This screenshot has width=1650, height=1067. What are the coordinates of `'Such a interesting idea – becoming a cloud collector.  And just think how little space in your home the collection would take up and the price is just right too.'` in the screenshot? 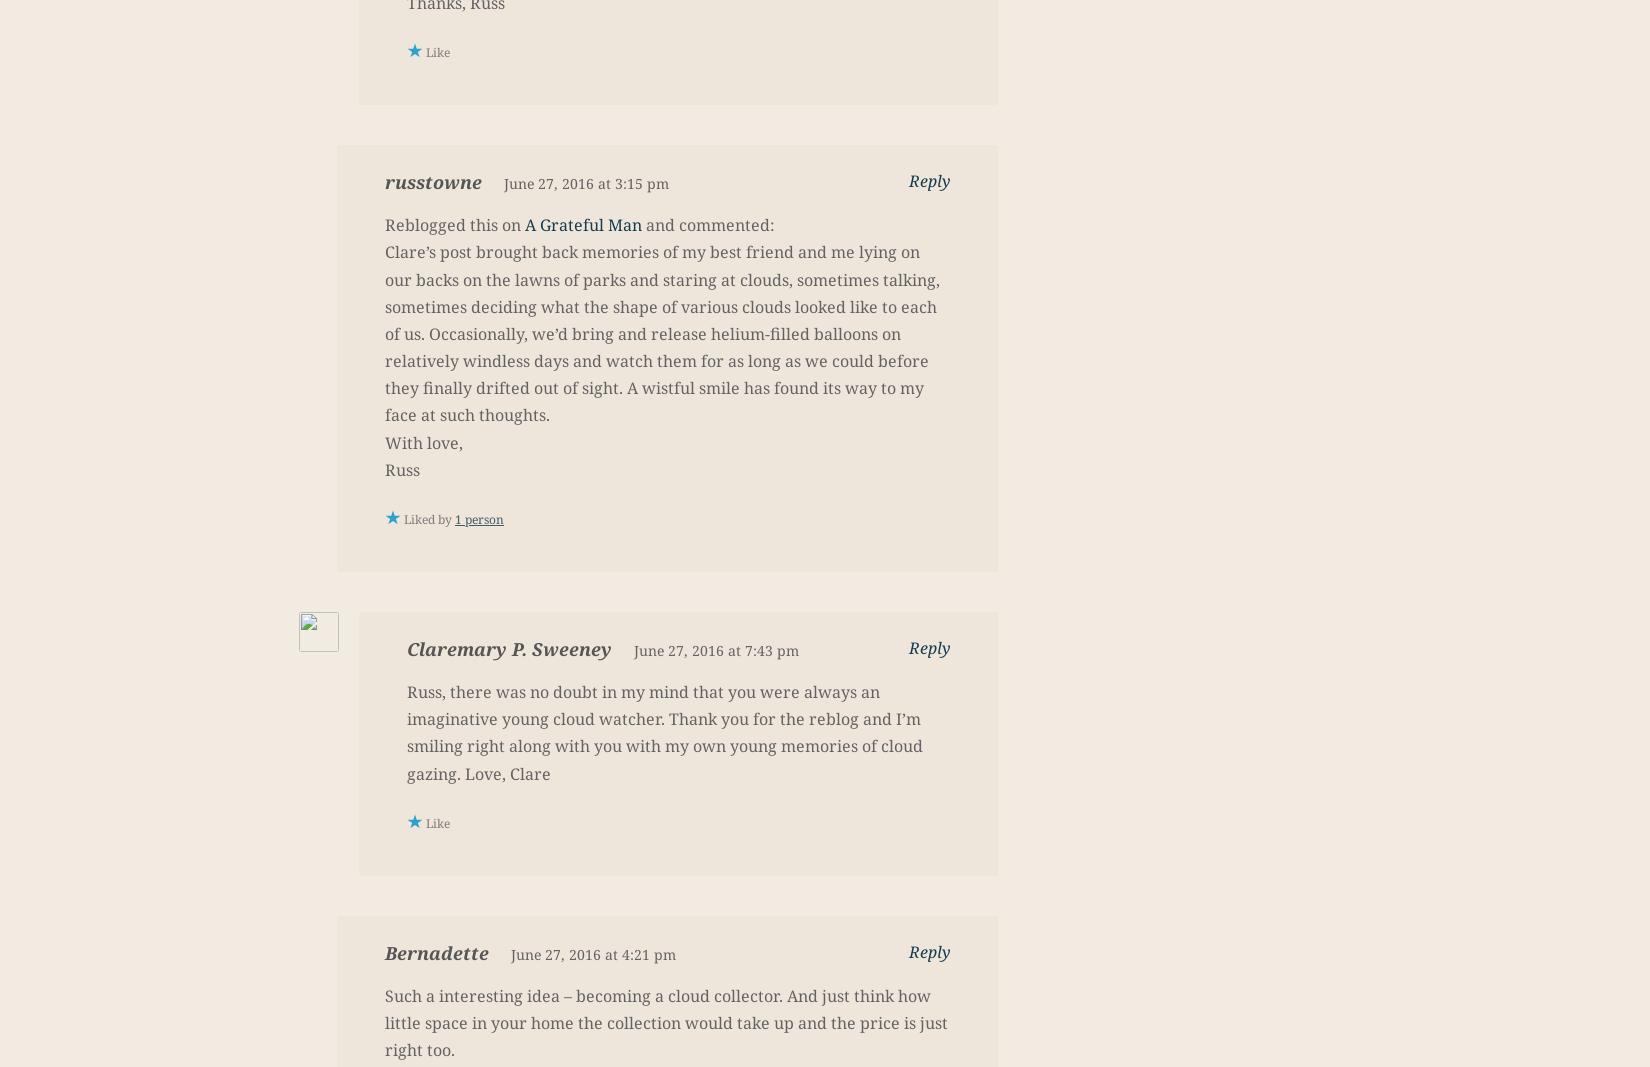 It's located at (665, 1022).